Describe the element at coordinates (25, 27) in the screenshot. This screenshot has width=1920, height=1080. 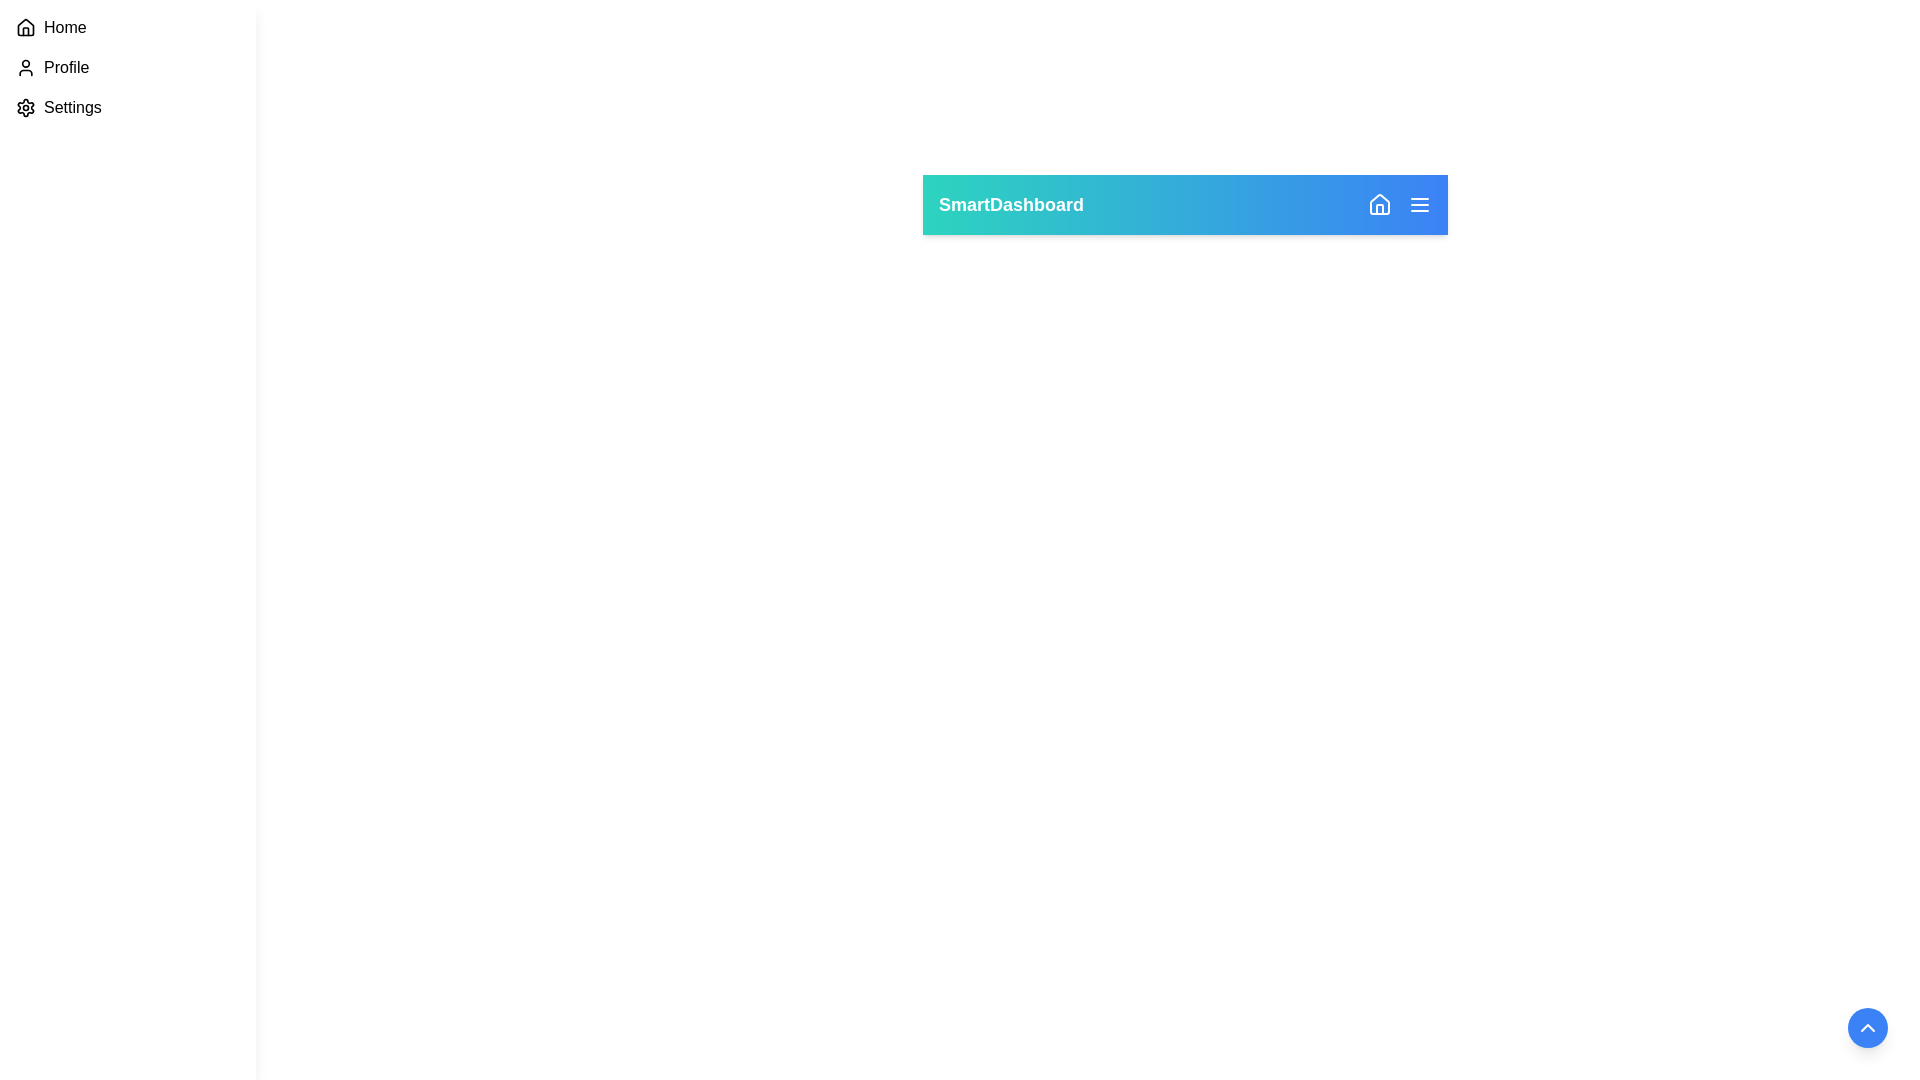
I see `the house-shaped icon located in the sidebar menu, which is the left-most icon in the 'Home' button group` at that location.